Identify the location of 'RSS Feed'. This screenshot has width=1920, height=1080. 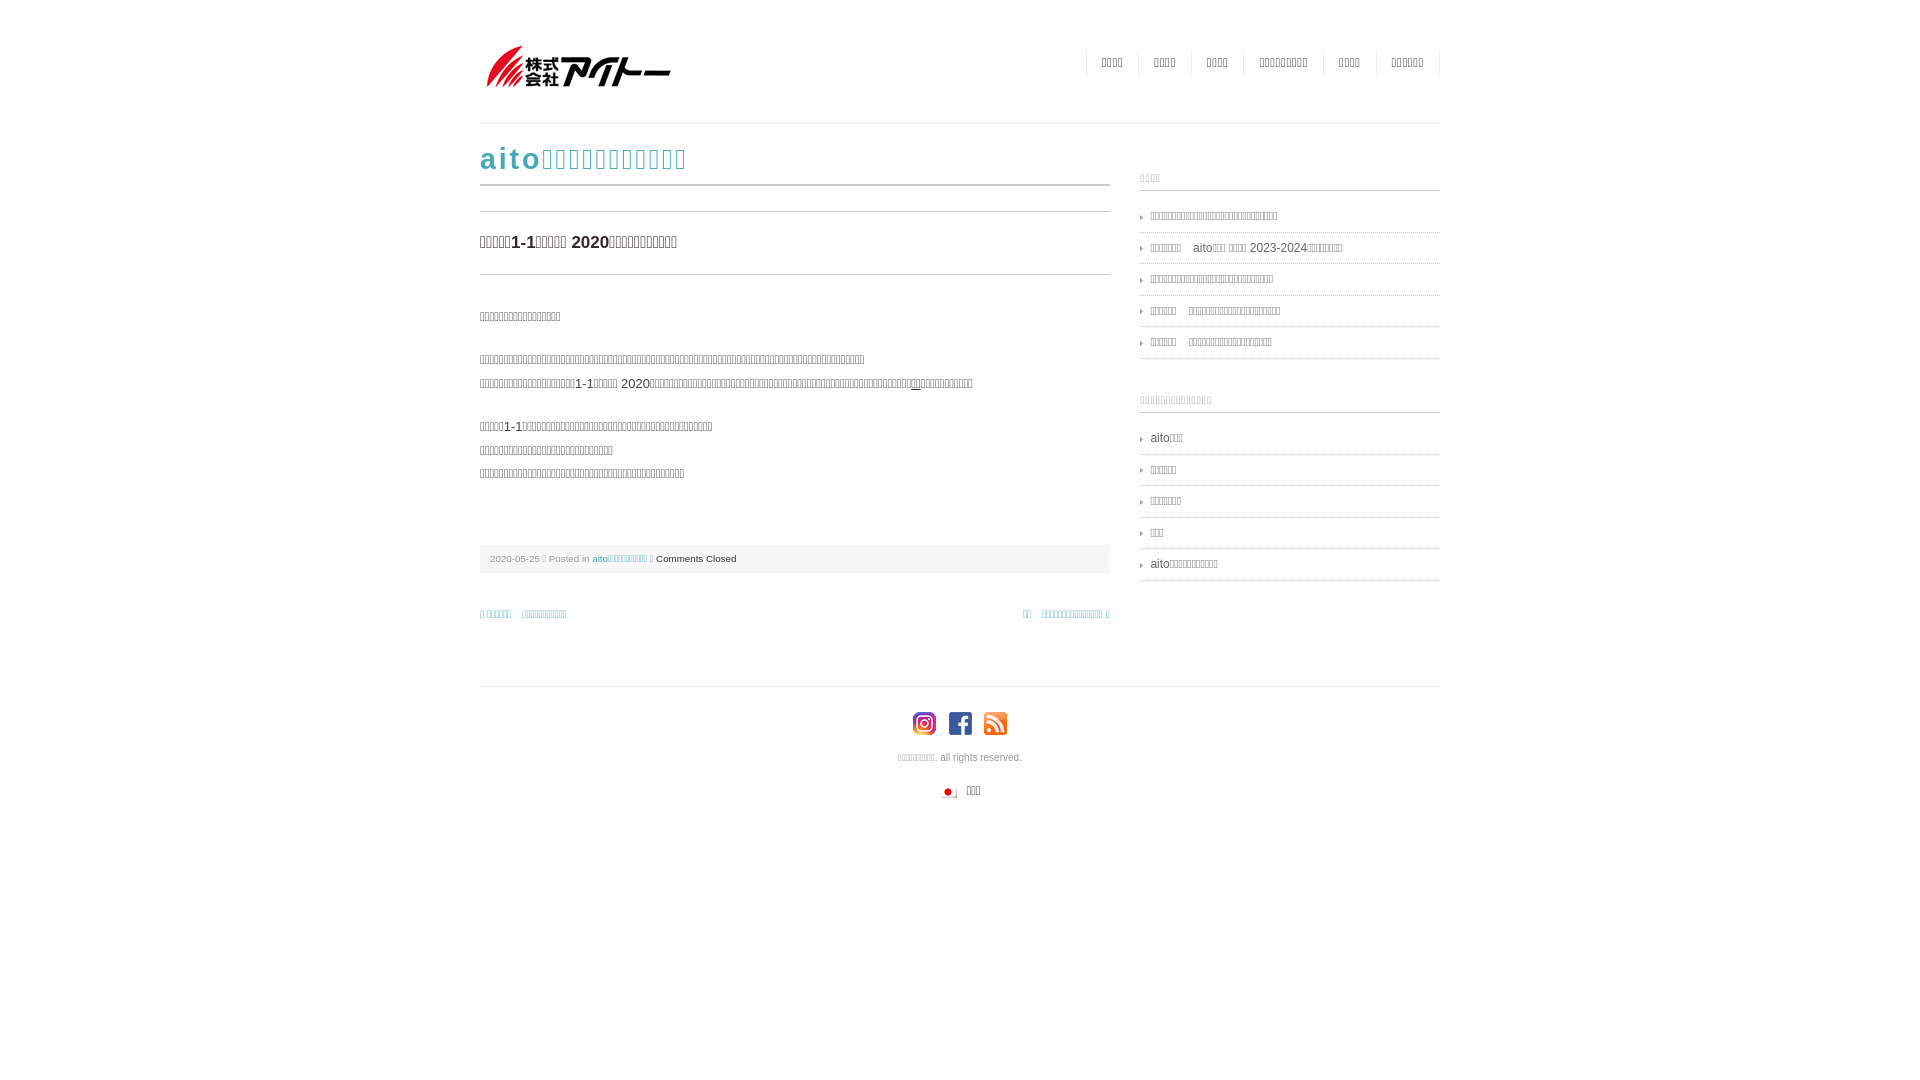
(995, 723).